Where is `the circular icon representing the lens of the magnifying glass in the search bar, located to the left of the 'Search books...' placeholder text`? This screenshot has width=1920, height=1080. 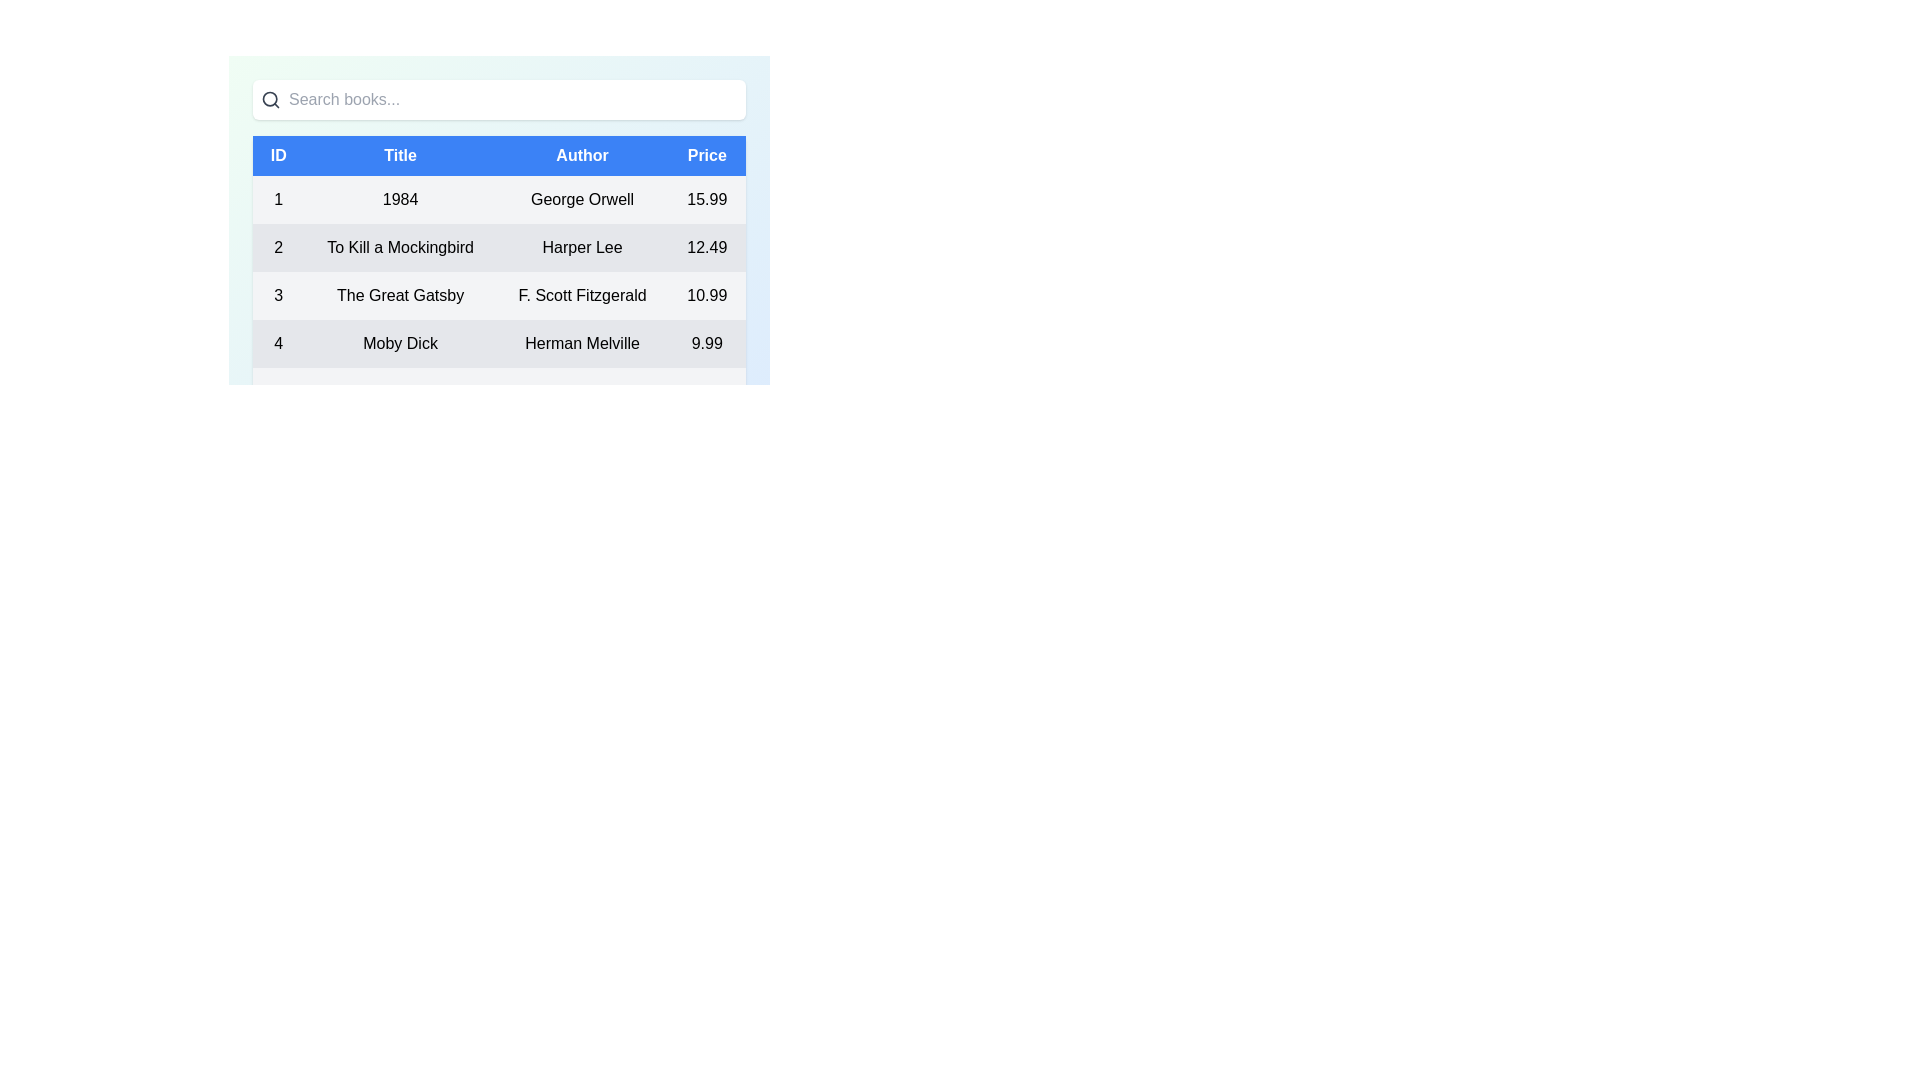 the circular icon representing the lens of the magnifying glass in the search bar, located to the left of the 'Search books...' placeholder text is located at coordinates (269, 99).